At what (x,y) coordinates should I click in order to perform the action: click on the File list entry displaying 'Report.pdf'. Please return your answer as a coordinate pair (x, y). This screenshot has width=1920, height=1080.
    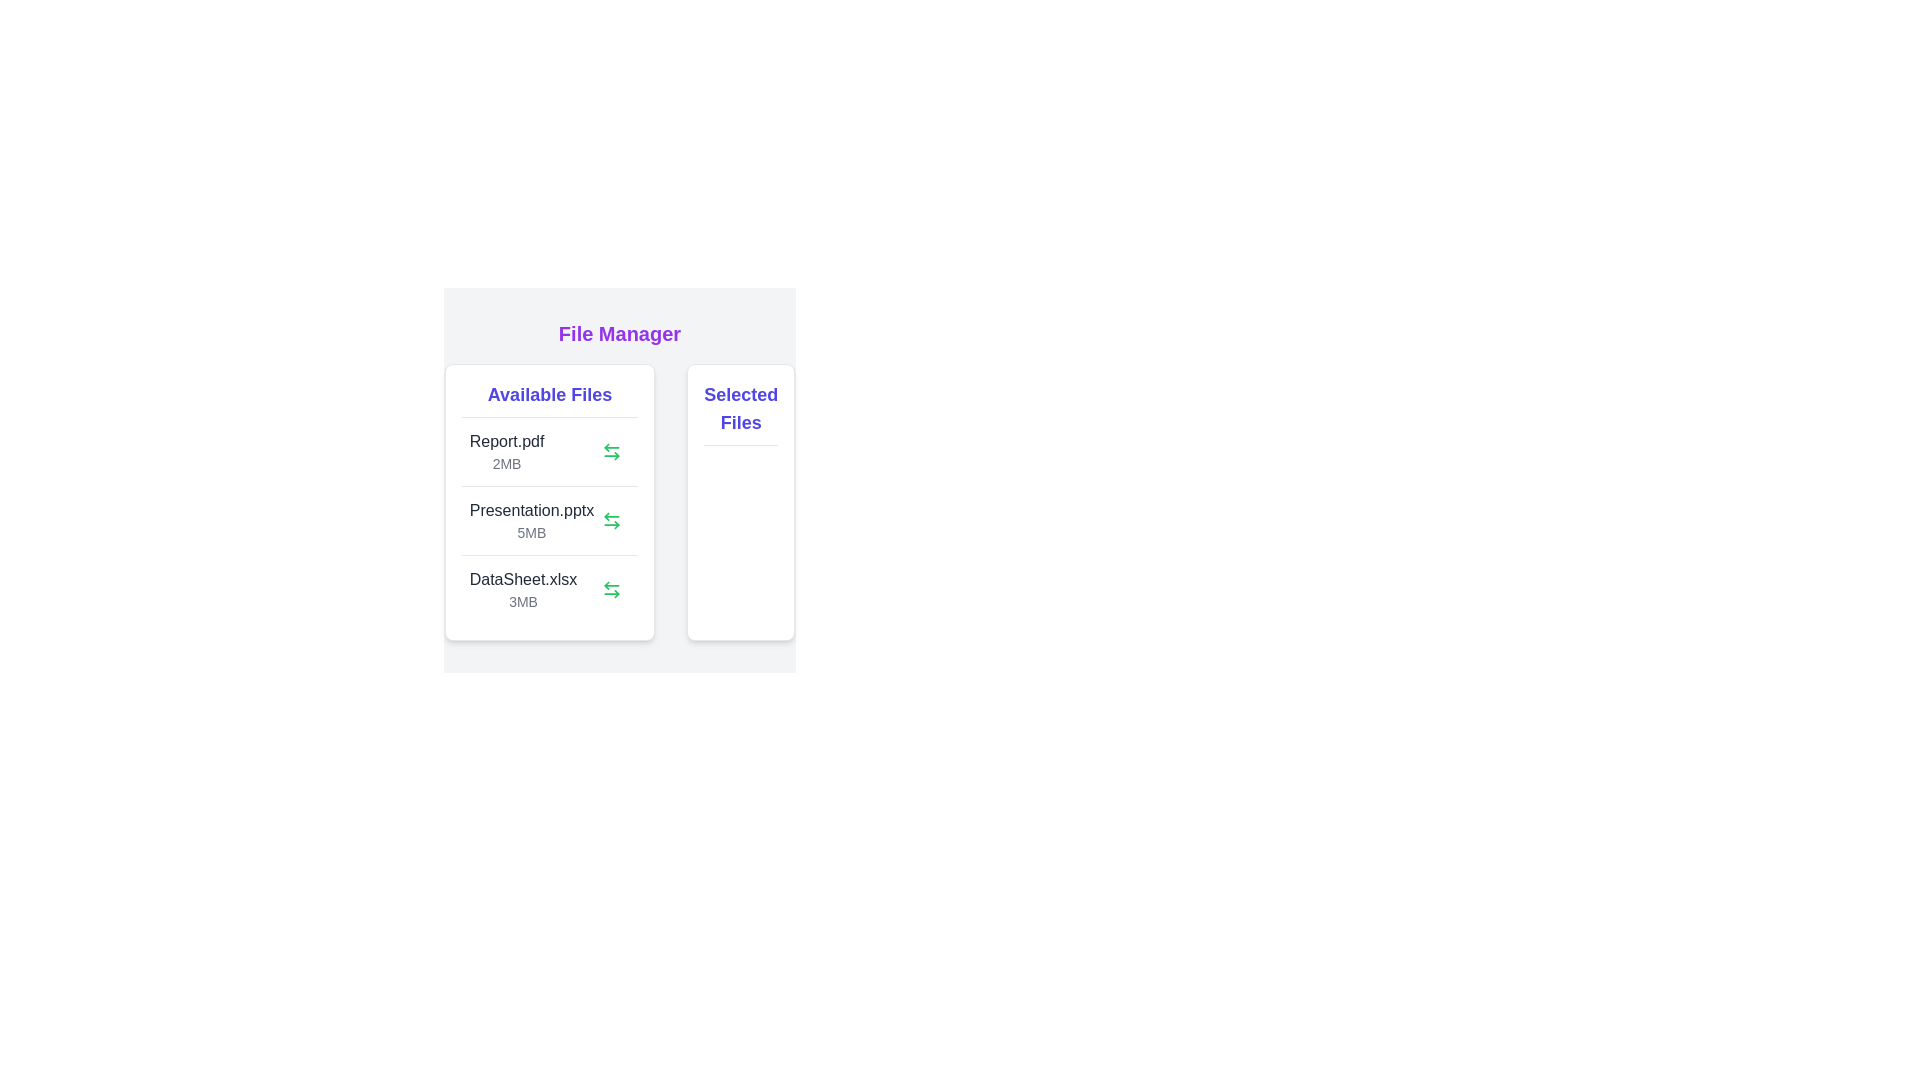
    Looking at the image, I should click on (507, 451).